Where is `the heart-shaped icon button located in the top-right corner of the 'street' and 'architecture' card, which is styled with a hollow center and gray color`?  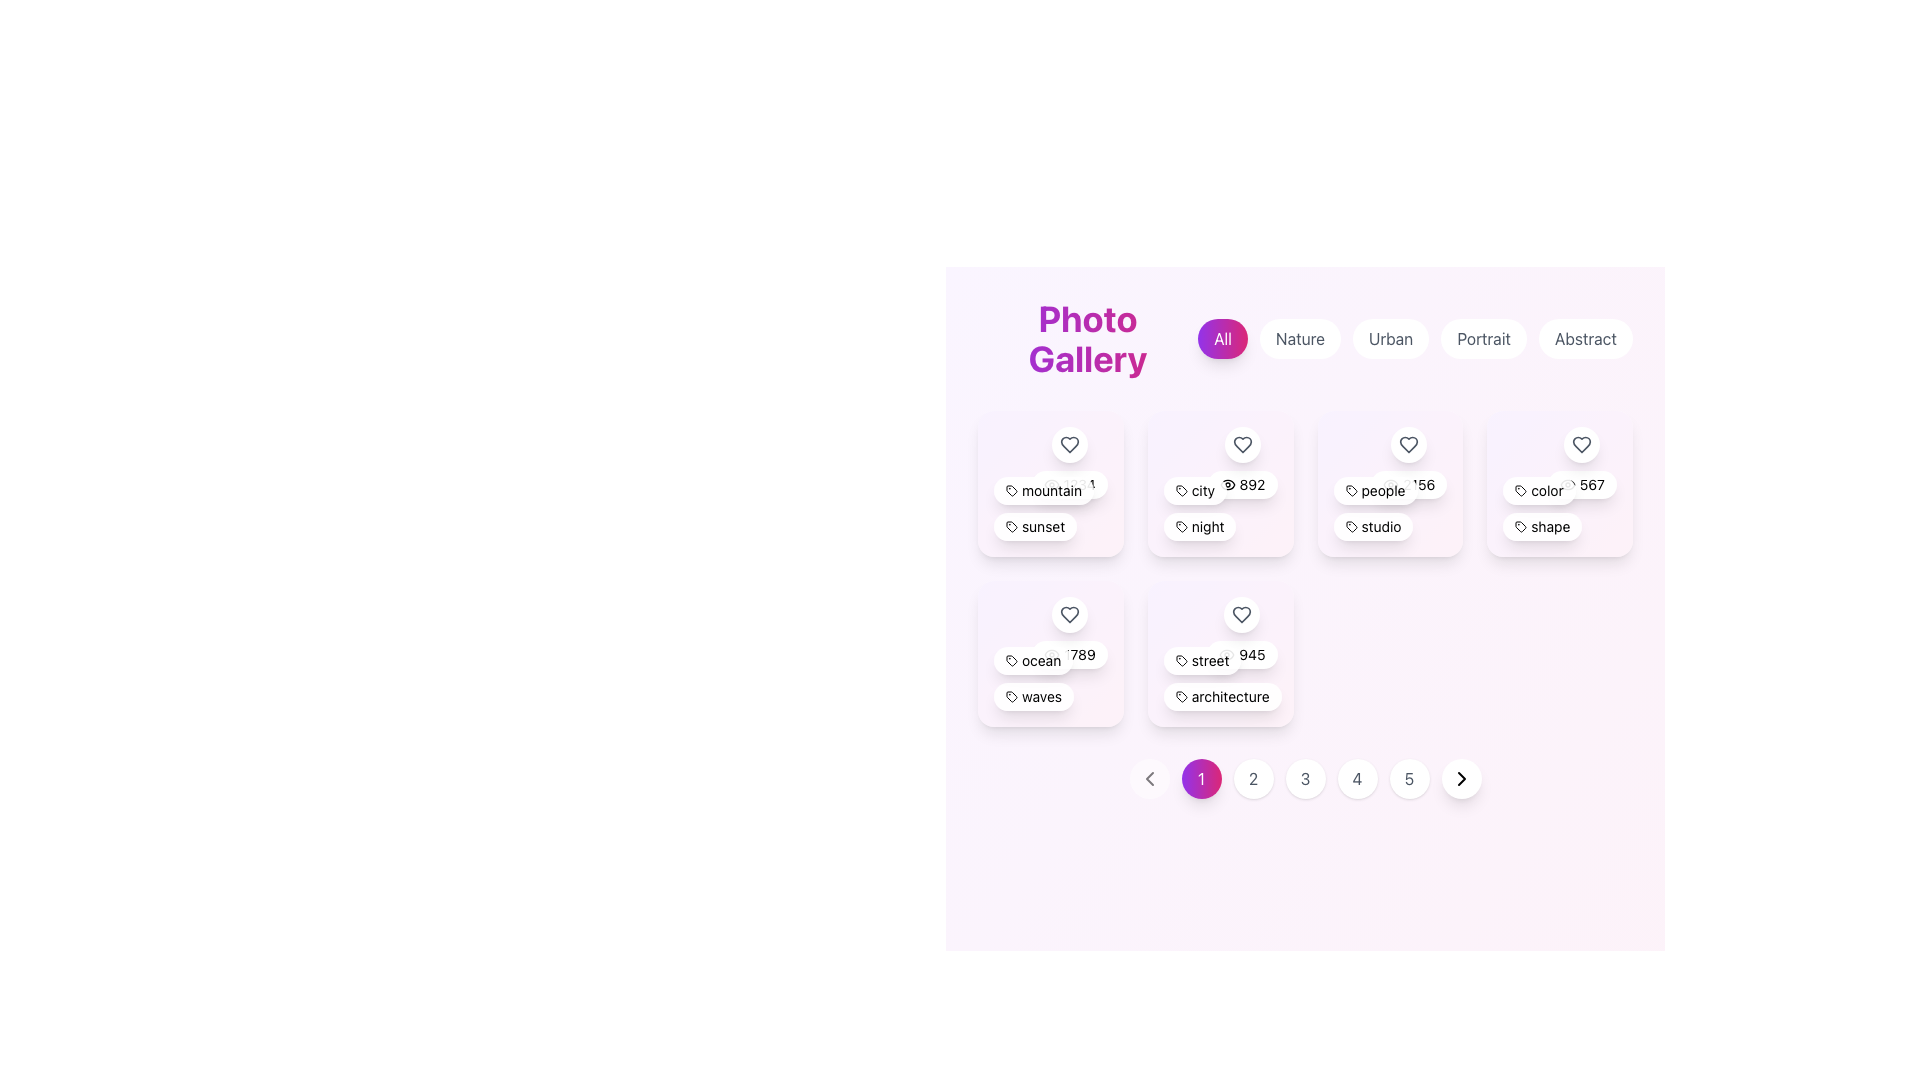 the heart-shaped icon button located in the top-right corner of the 'street' and 'architecture' card, which is styled with a hollow center and gray color is located at coordinates (1241, 613).